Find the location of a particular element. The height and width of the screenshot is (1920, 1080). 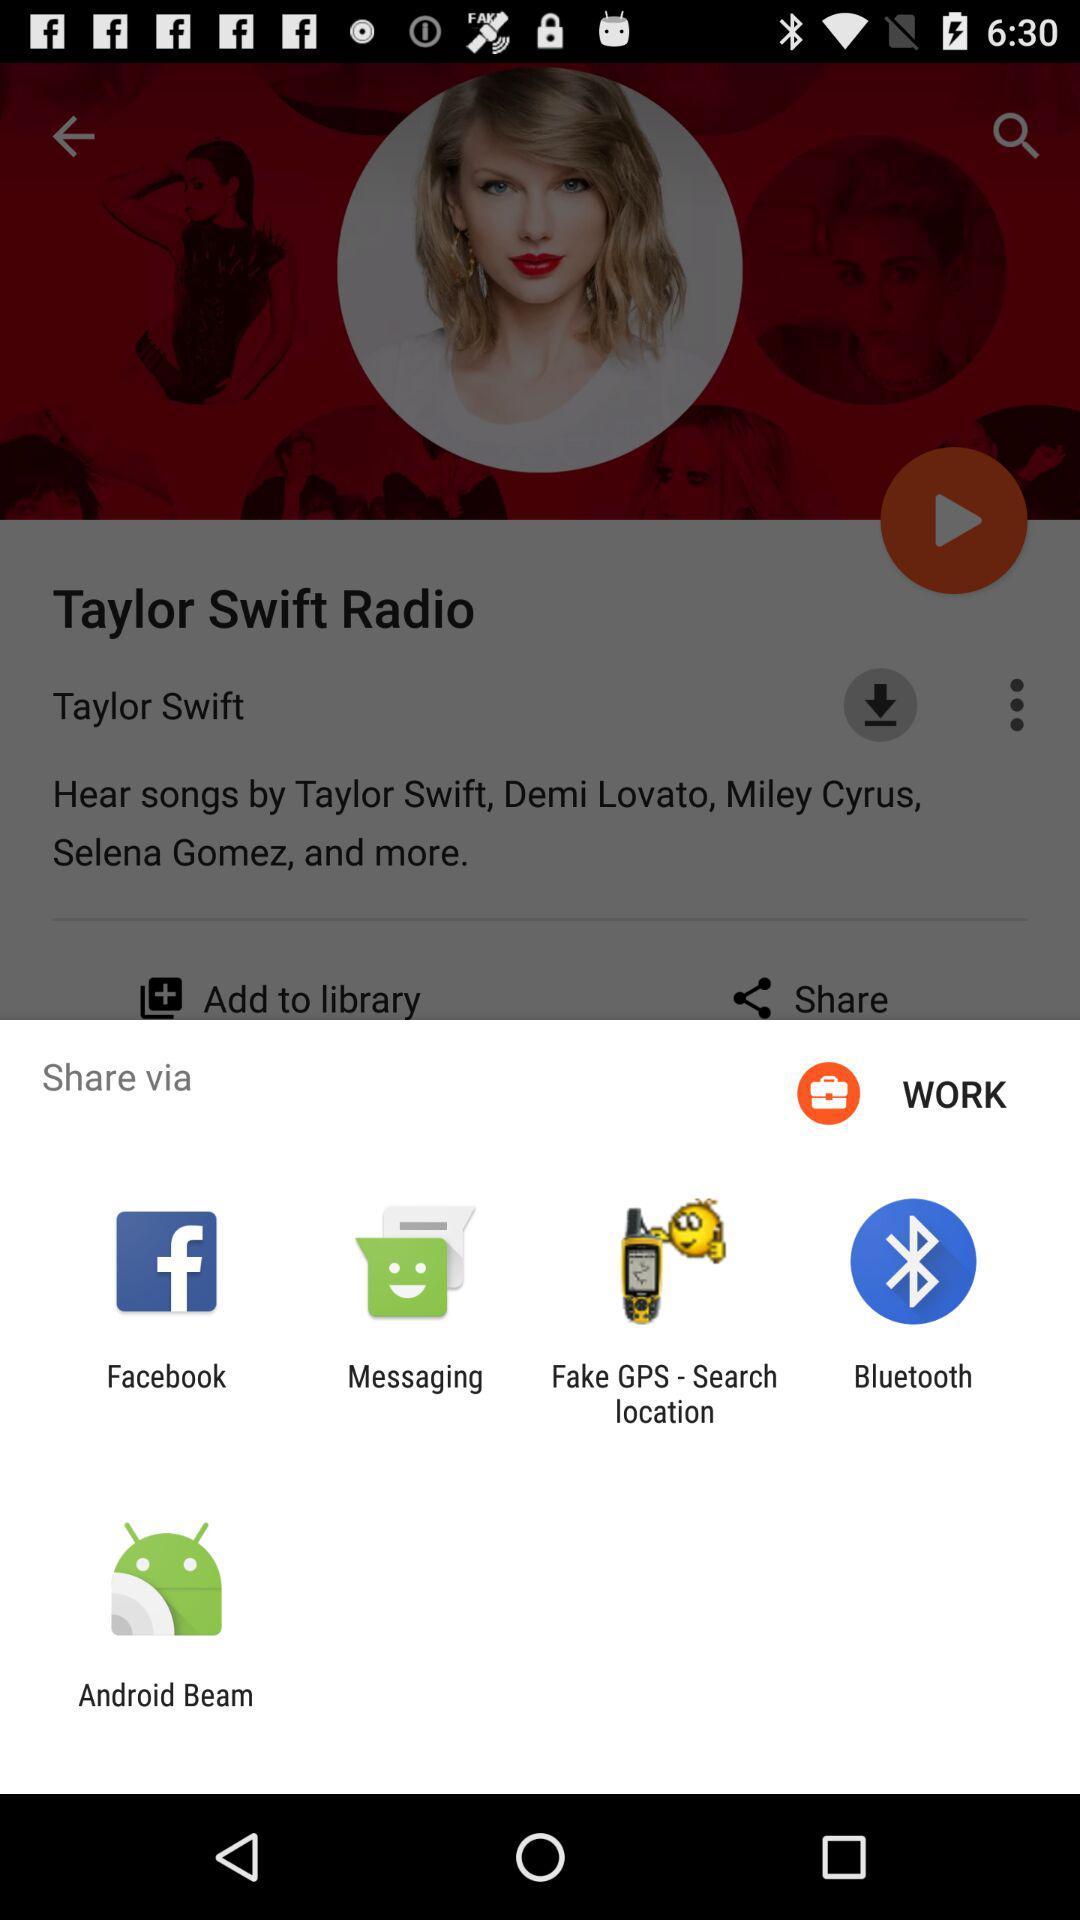

the bluetooth item is located at coordinates (913, 1392).